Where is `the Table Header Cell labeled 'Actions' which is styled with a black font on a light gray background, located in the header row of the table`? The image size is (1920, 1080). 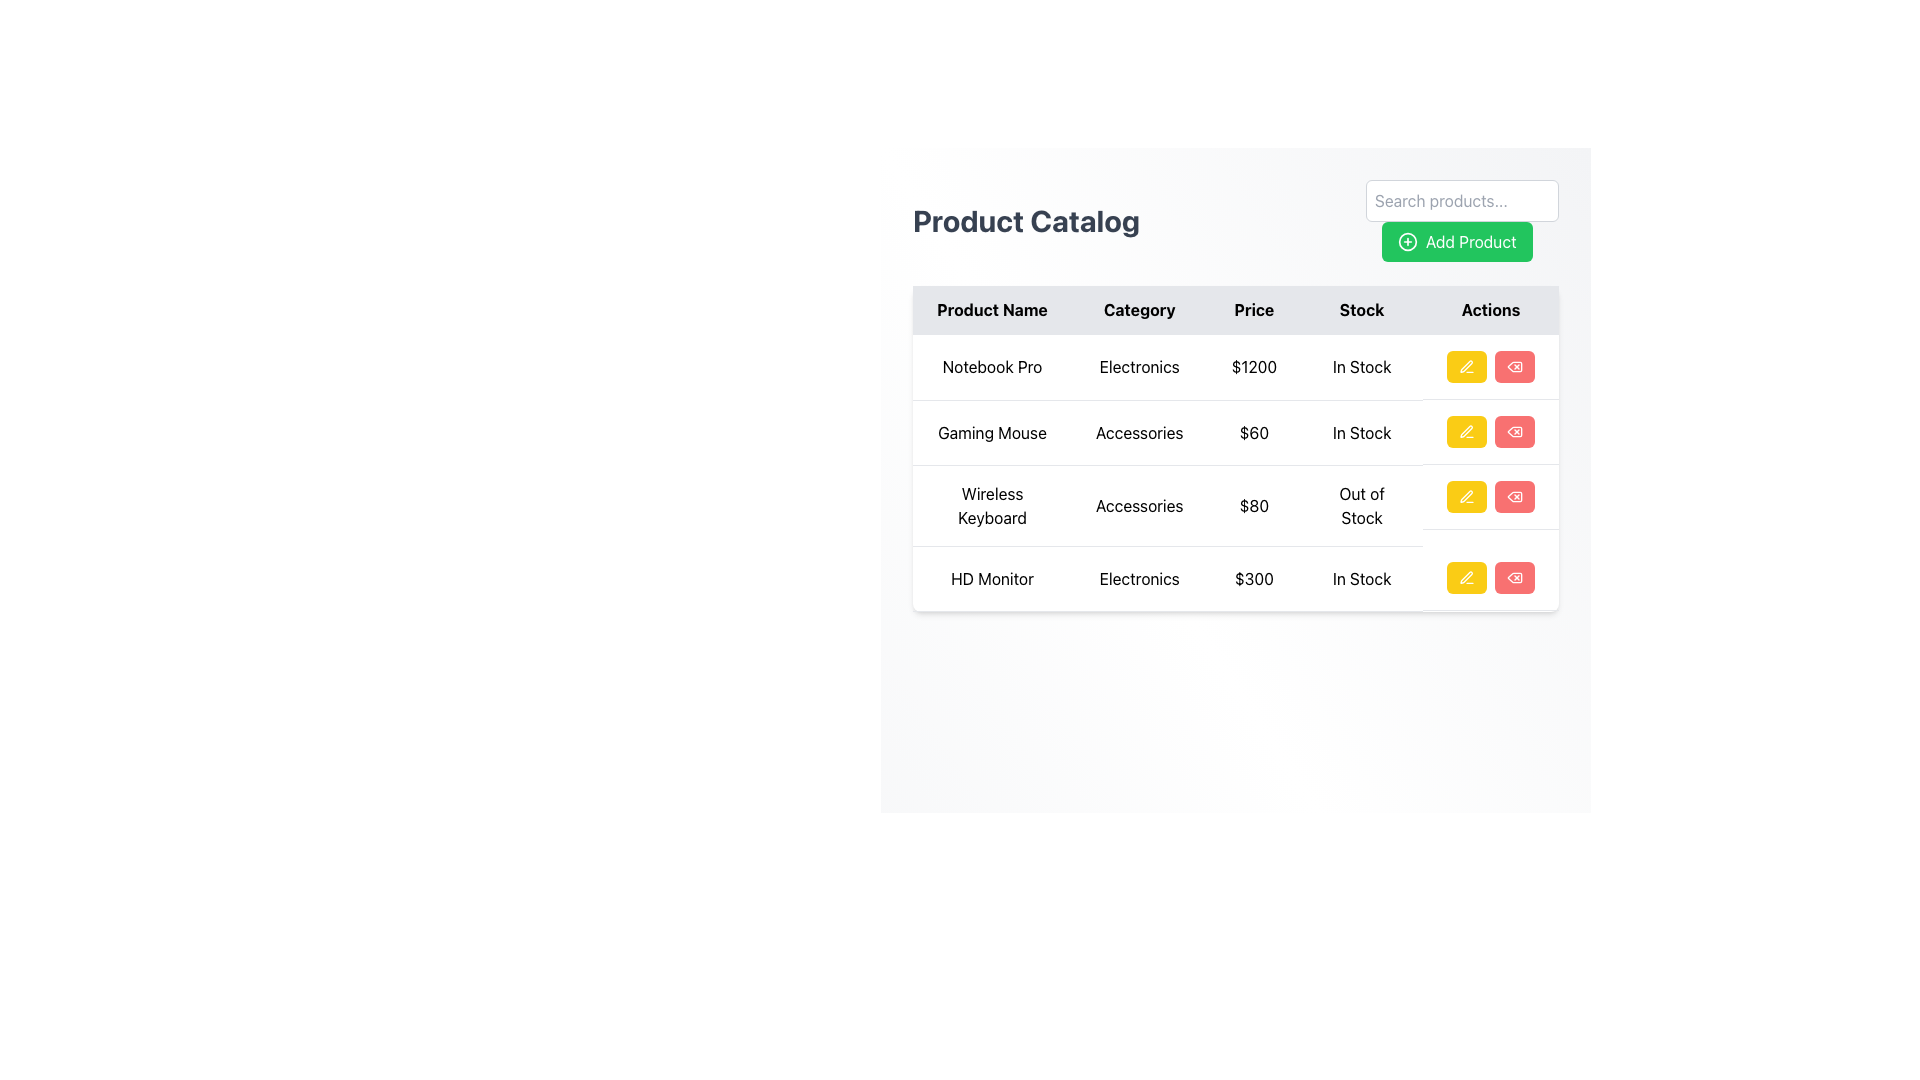 the Table Header Cell labeled 'Actions' which is styled with a black font on a light gray background, located in the header row of the table is located at coordinates (1491, 310).